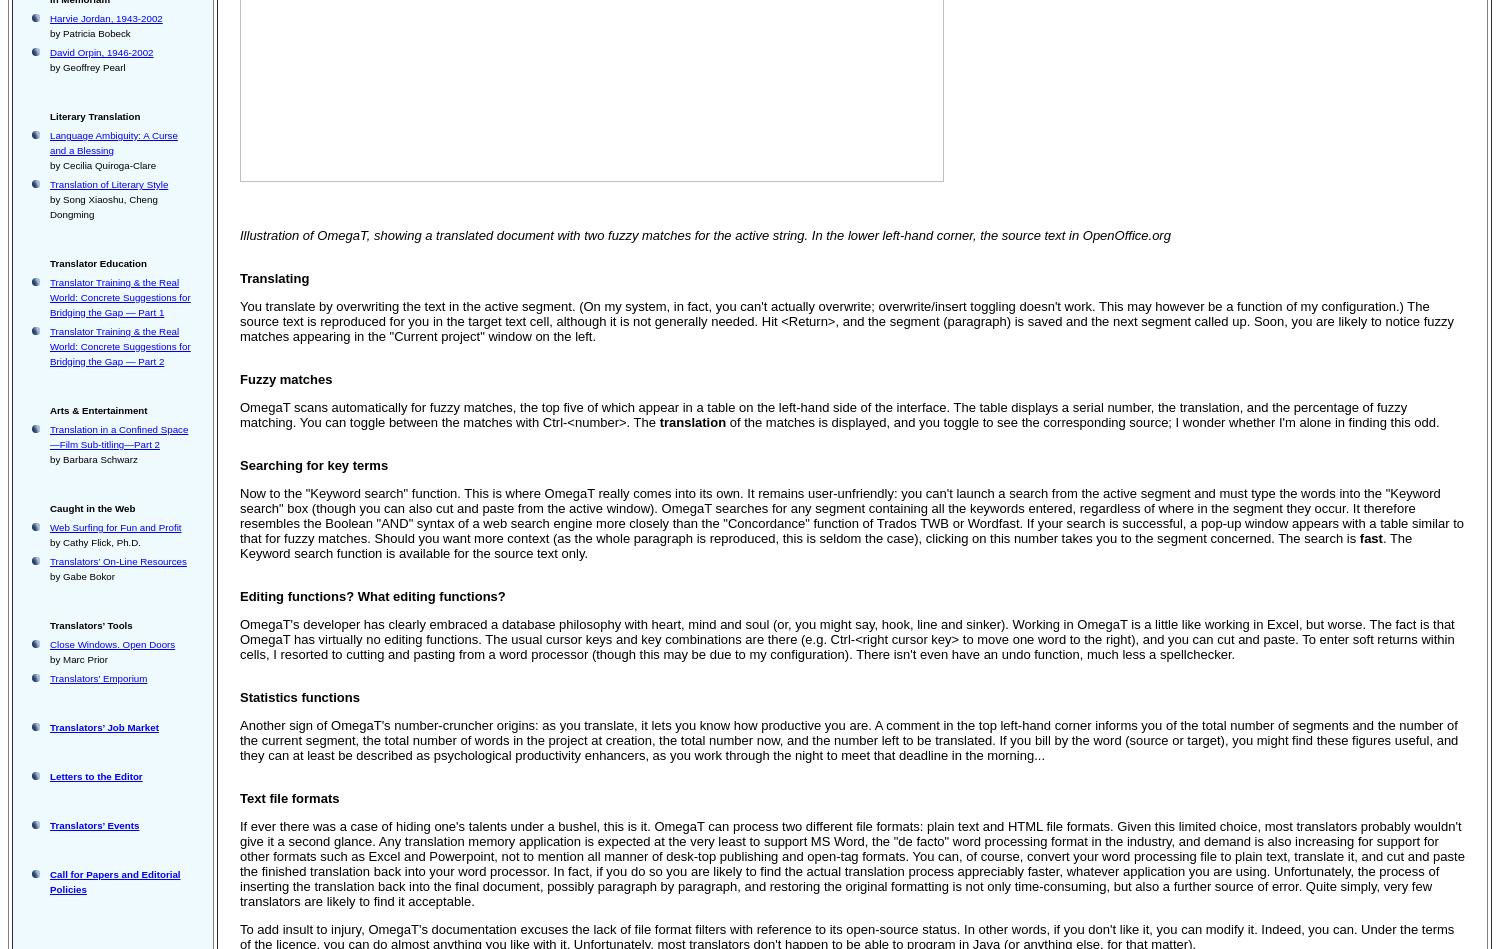 The width and height of the screenshot is (1500, 949). What do you see at coordinates (90, 624) in the screenshot?
I see `'Translators’ Tools'` at bounding box center [90, 624].